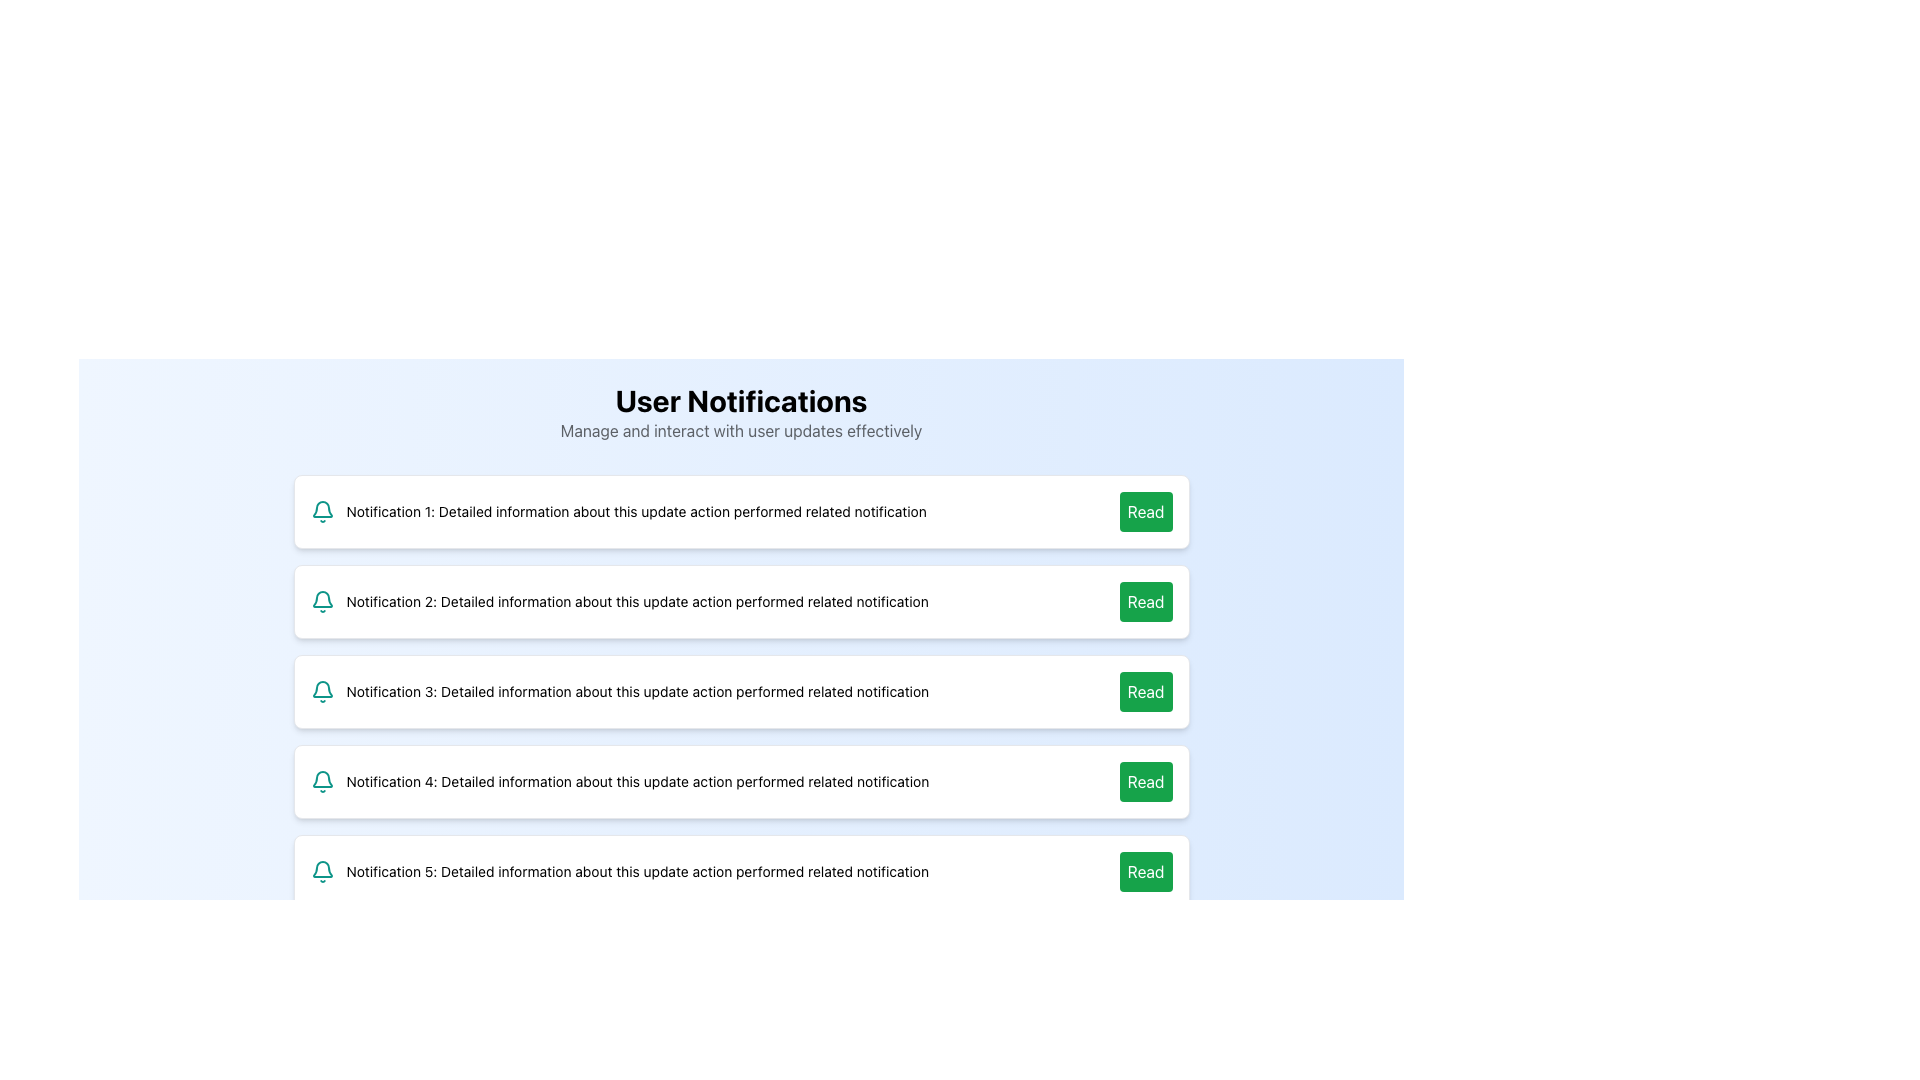  What do you see at coordinates (1146, 600) in the screenshot?
I see `the 'Read' button located on the far right of the second notification row under the 'User Notifications' heading to observe hover style changes` at bounding box center [1146, 600].